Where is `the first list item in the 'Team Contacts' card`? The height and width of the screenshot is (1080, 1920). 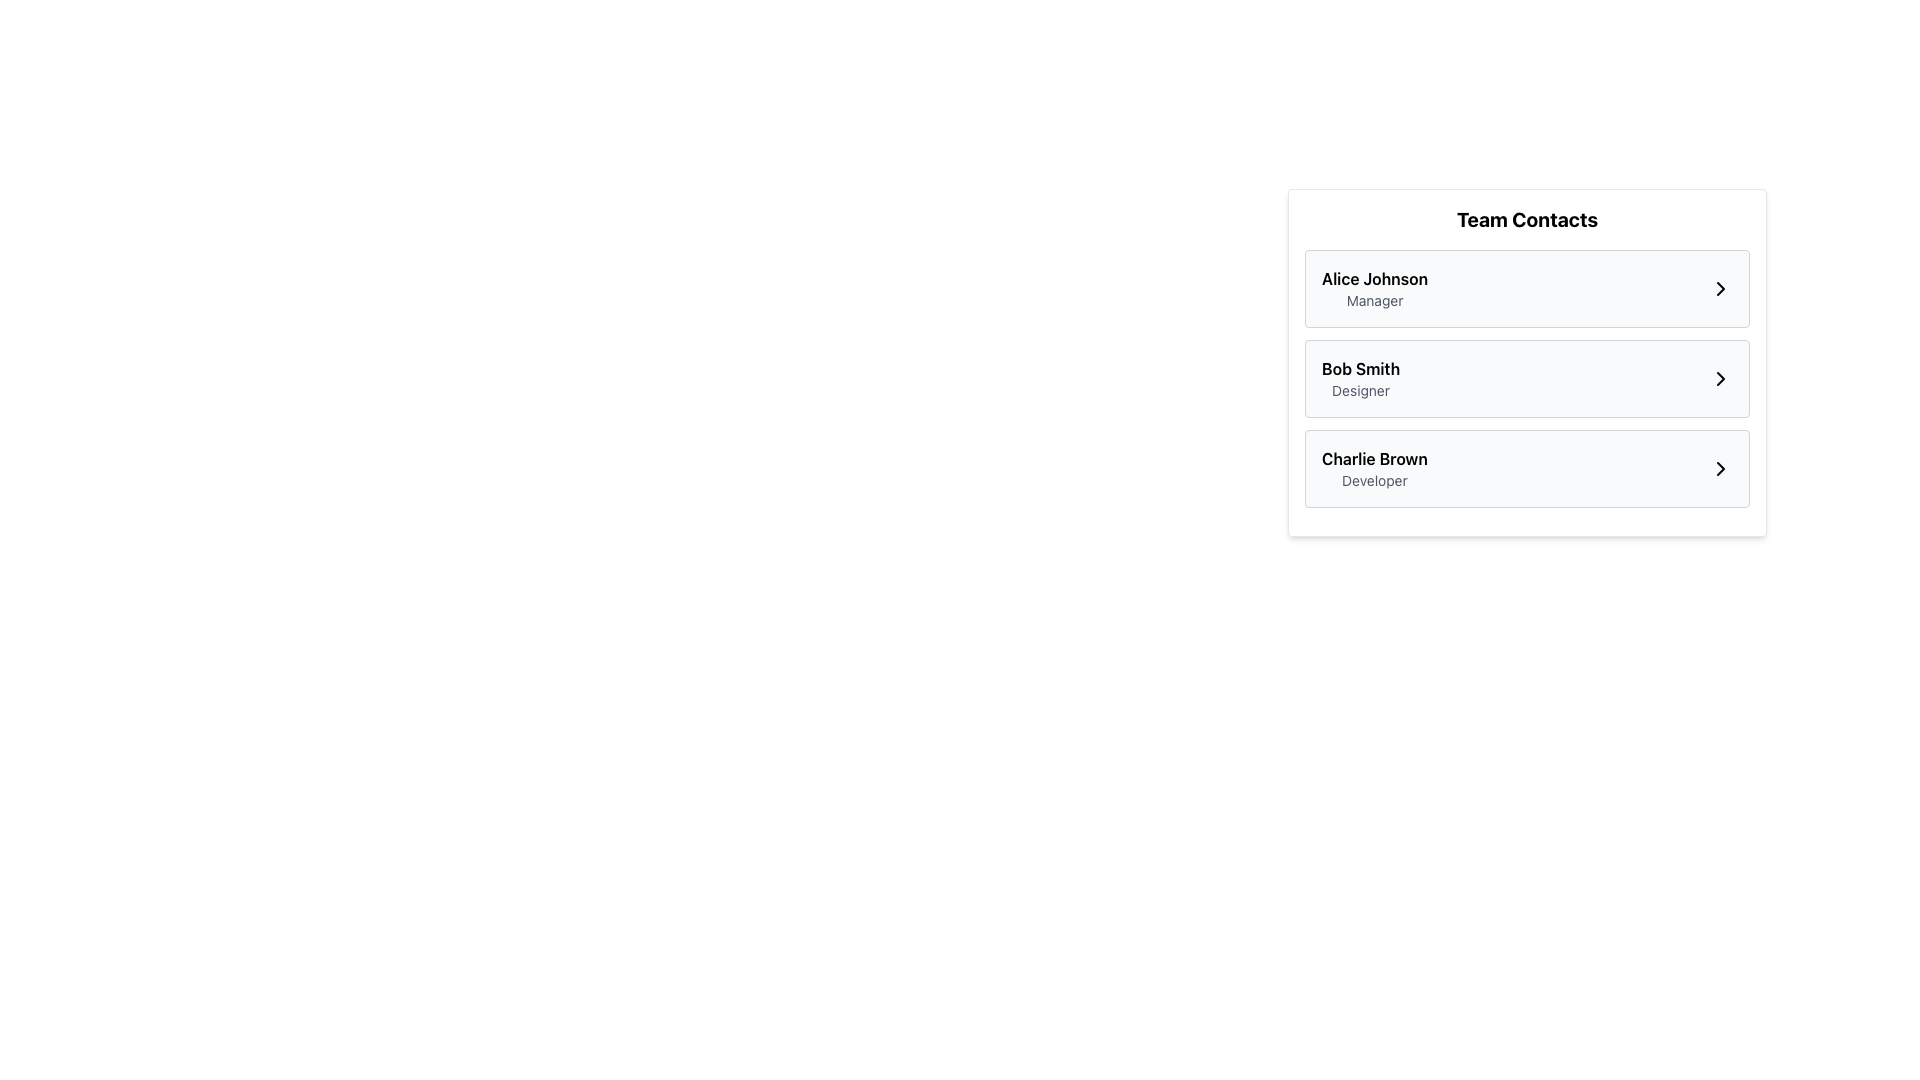
the first list item in the 'Team Contacts' card is located at coordinates (1526, 289).